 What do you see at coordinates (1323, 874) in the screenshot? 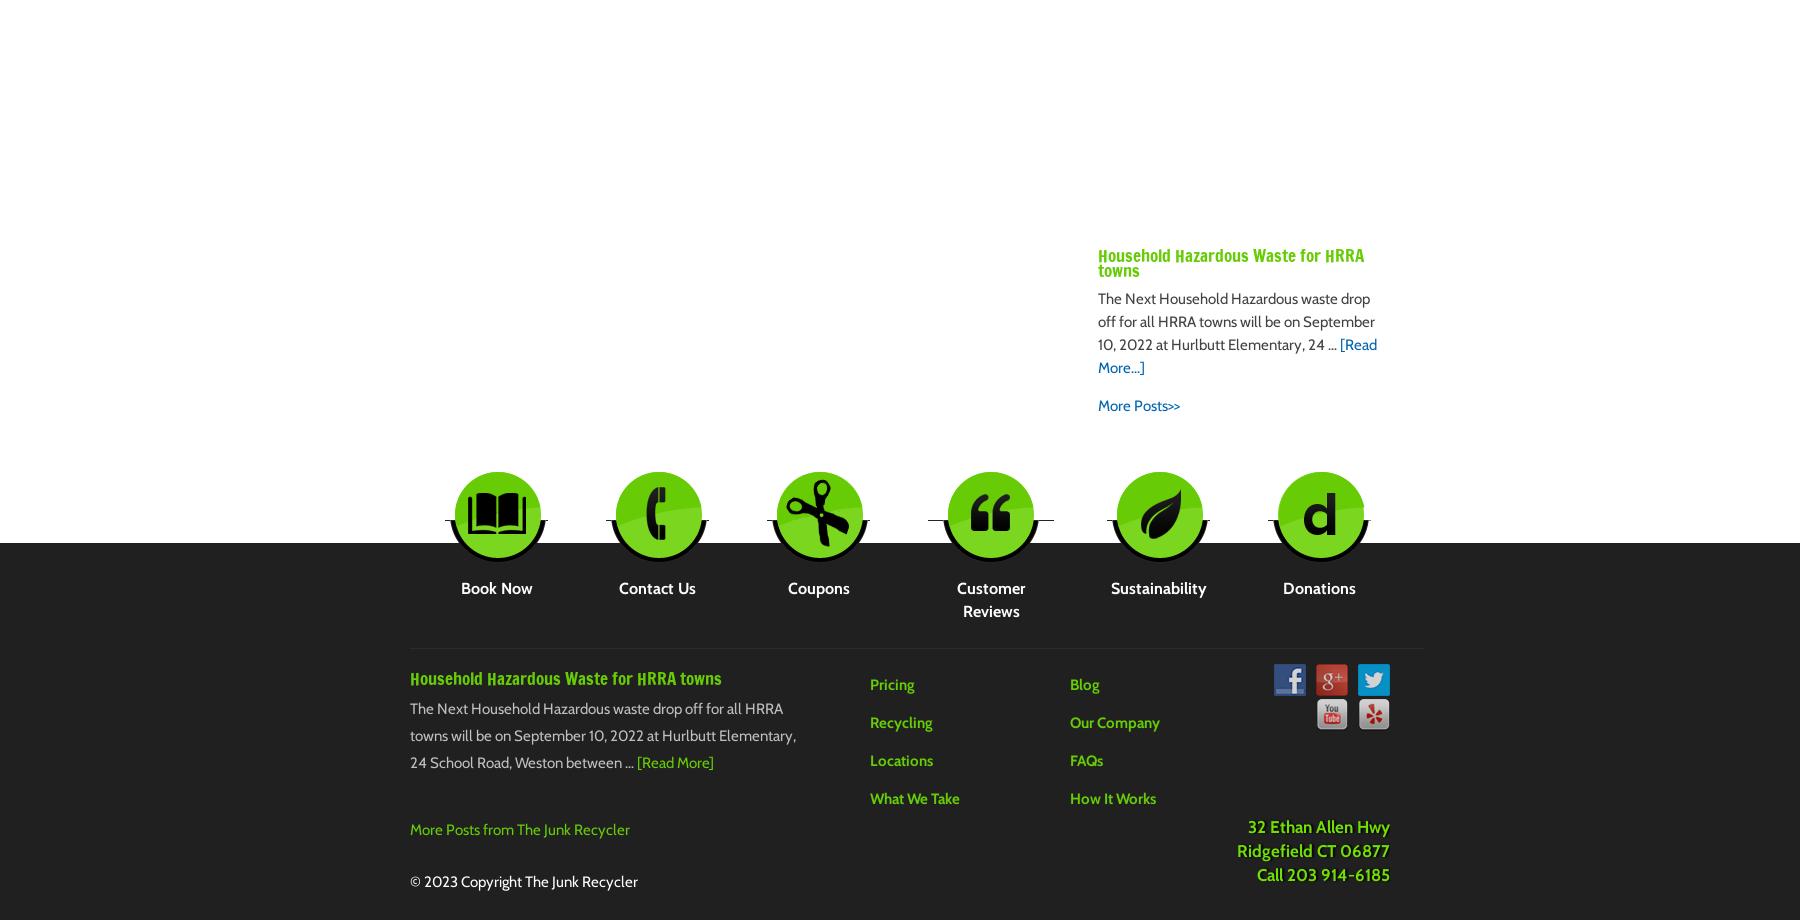
I see `'Call 203 914-6185'` at bounding box center [1323, 874].